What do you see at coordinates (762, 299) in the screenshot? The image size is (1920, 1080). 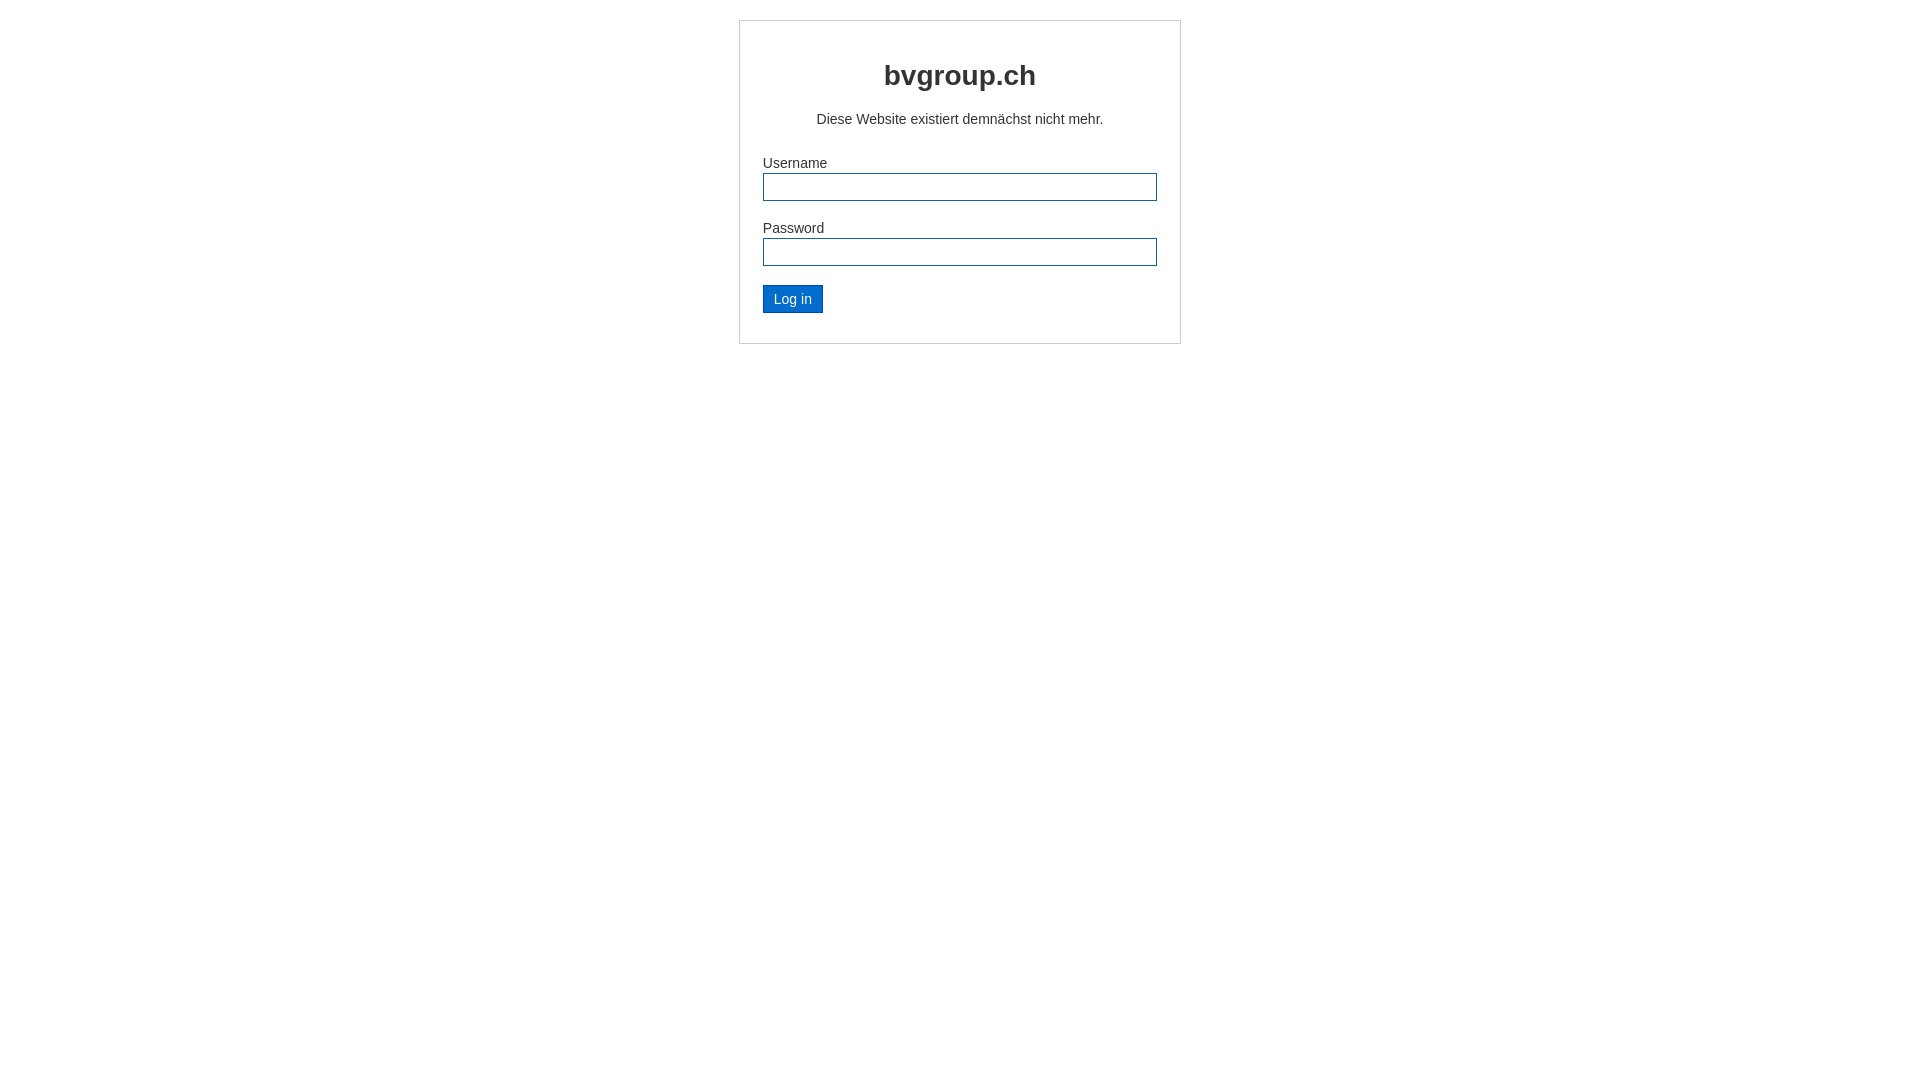 I see `'Log in'` at bounding box center [762, 299].